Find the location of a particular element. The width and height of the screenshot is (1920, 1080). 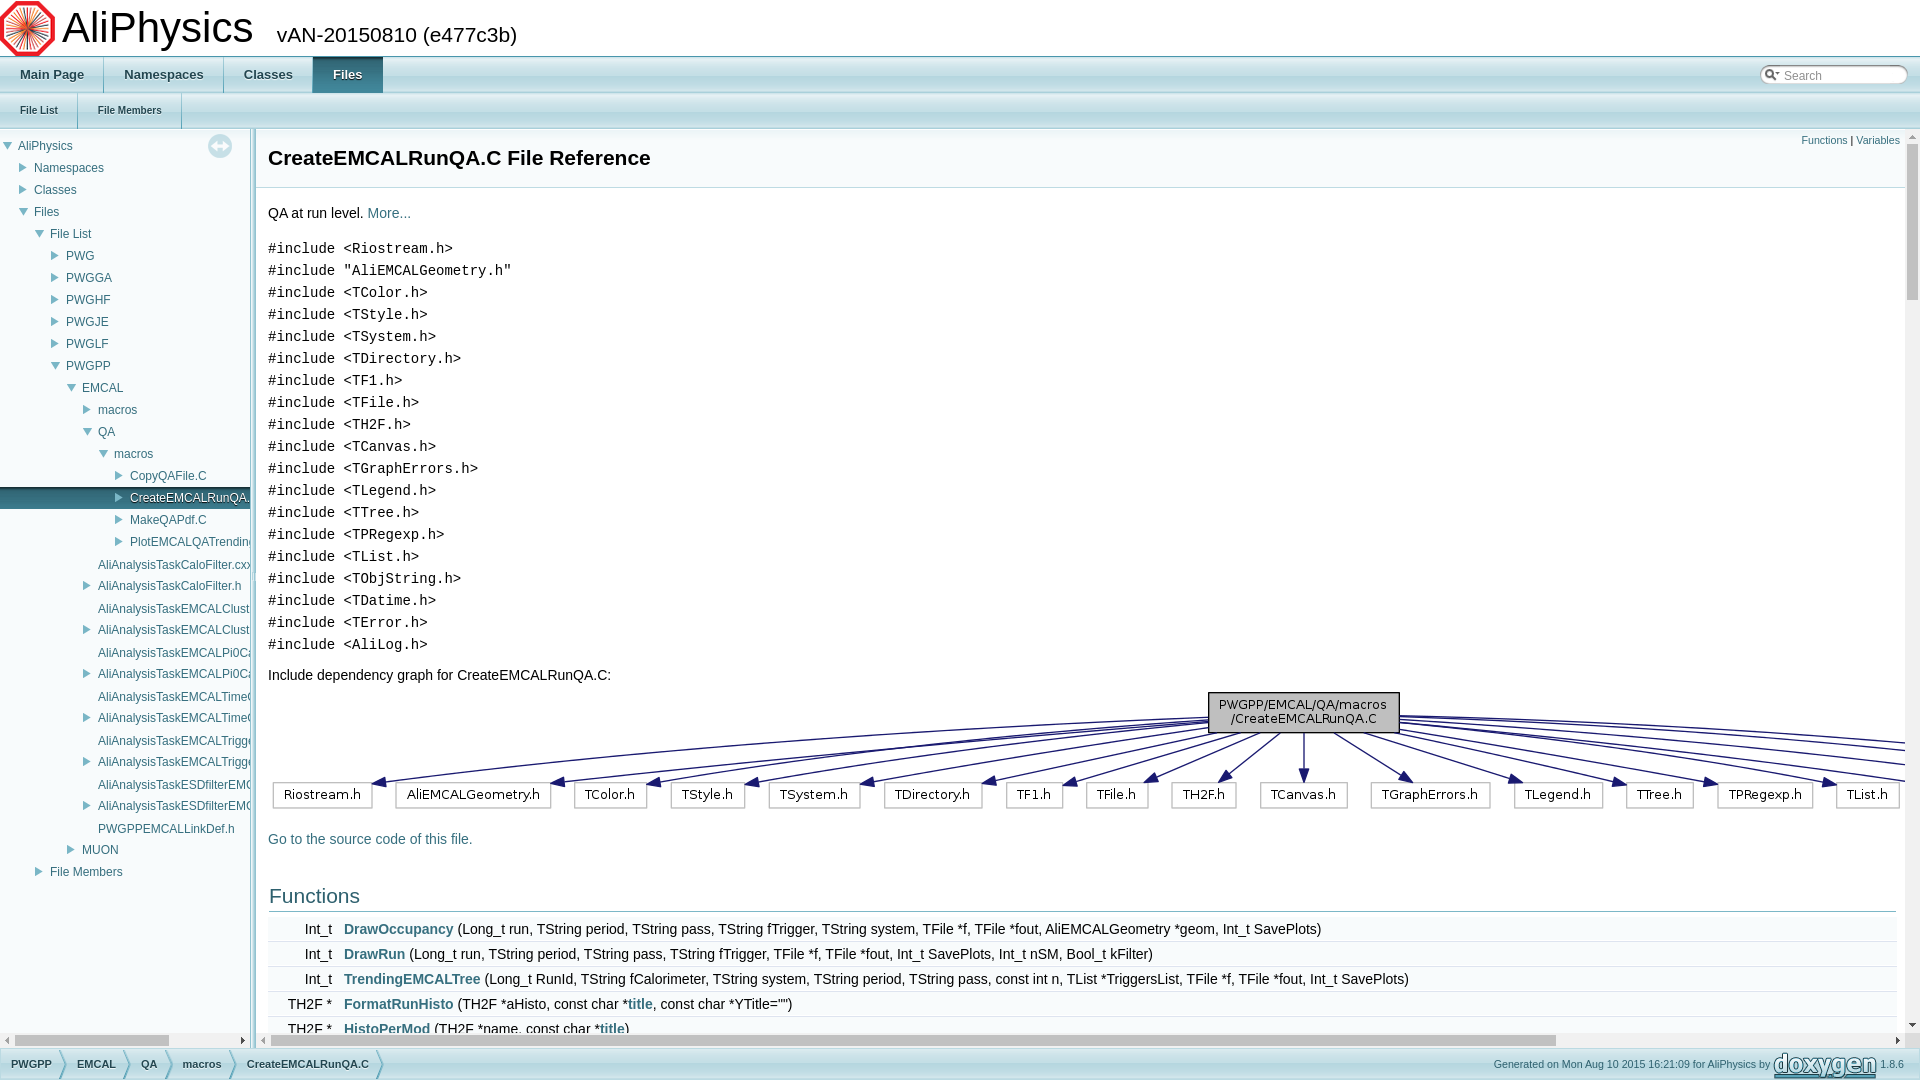

'MUON' is located at coordinates (99, 849).